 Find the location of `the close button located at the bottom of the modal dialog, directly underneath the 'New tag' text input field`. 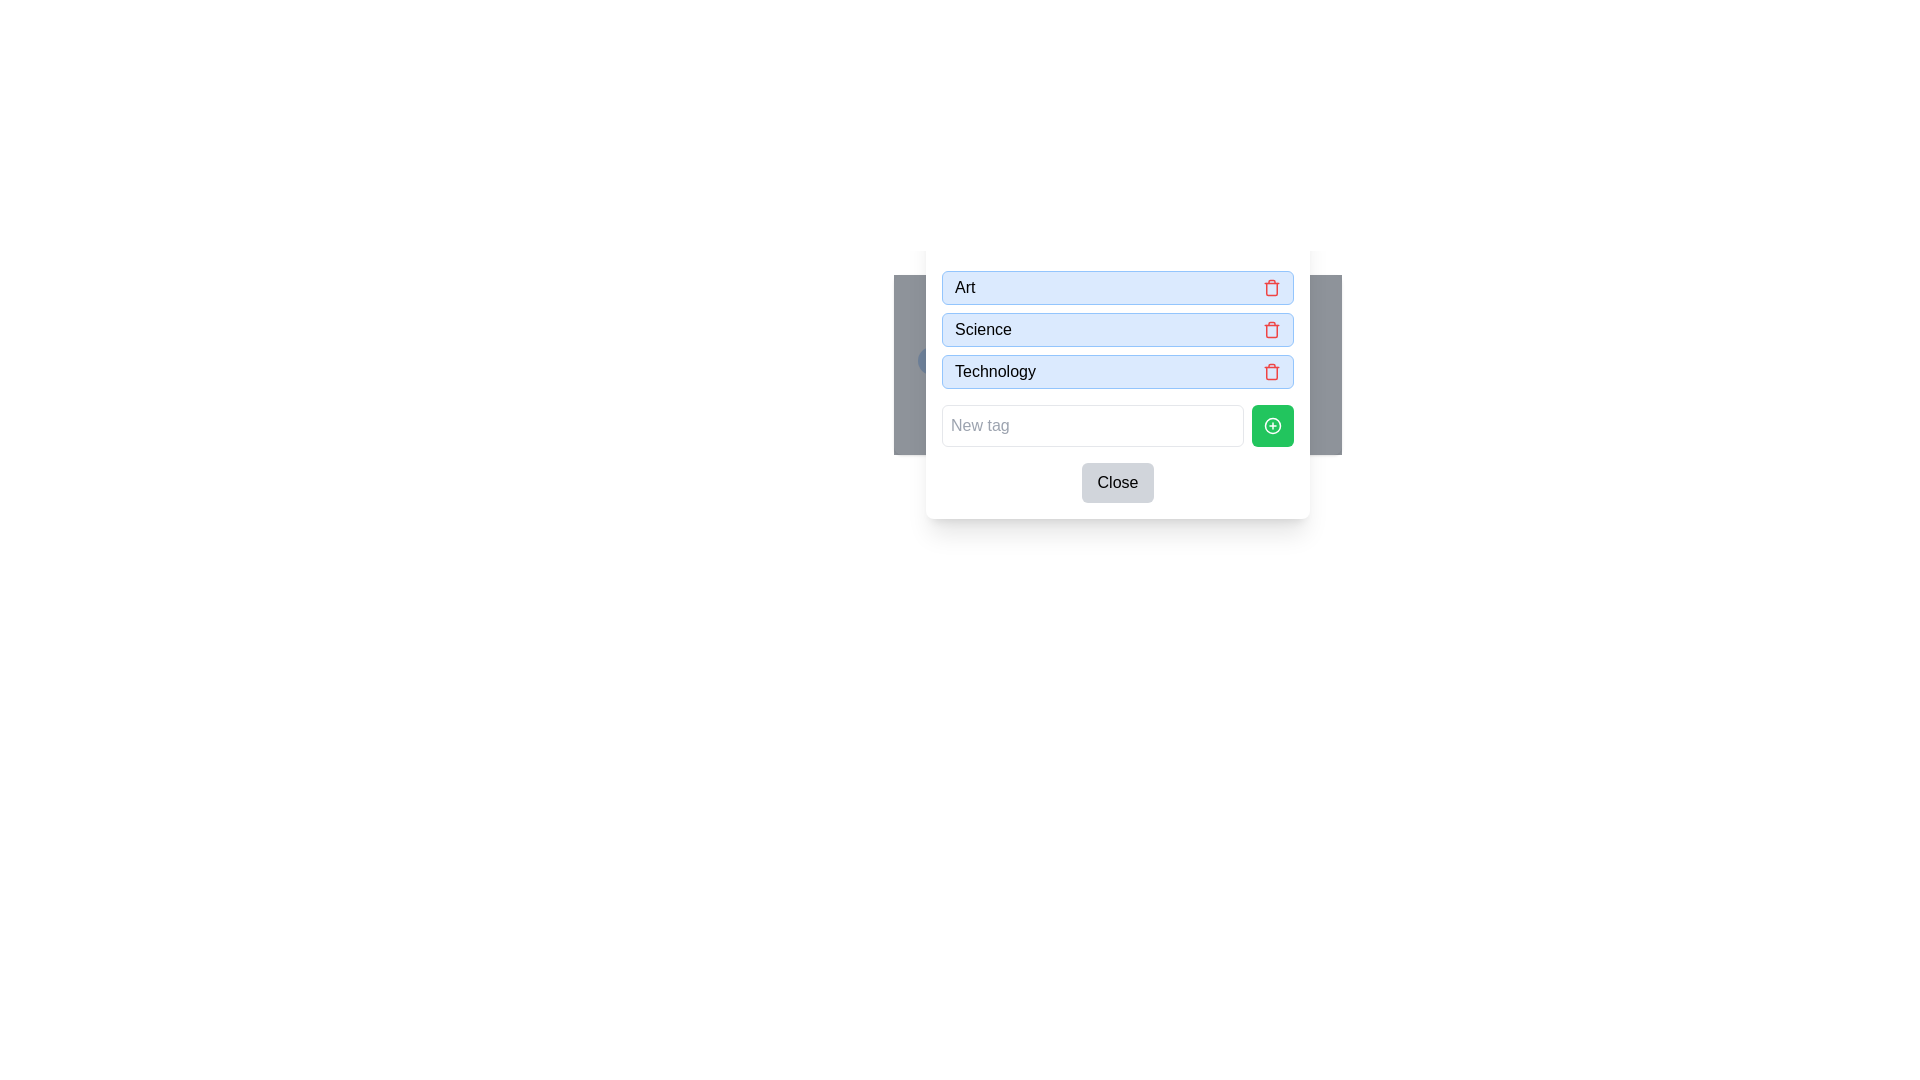

the close button located at the bottom of the modal dialog, directly underneath the 'New tag' text input field is located at coordinates (1117, 482).